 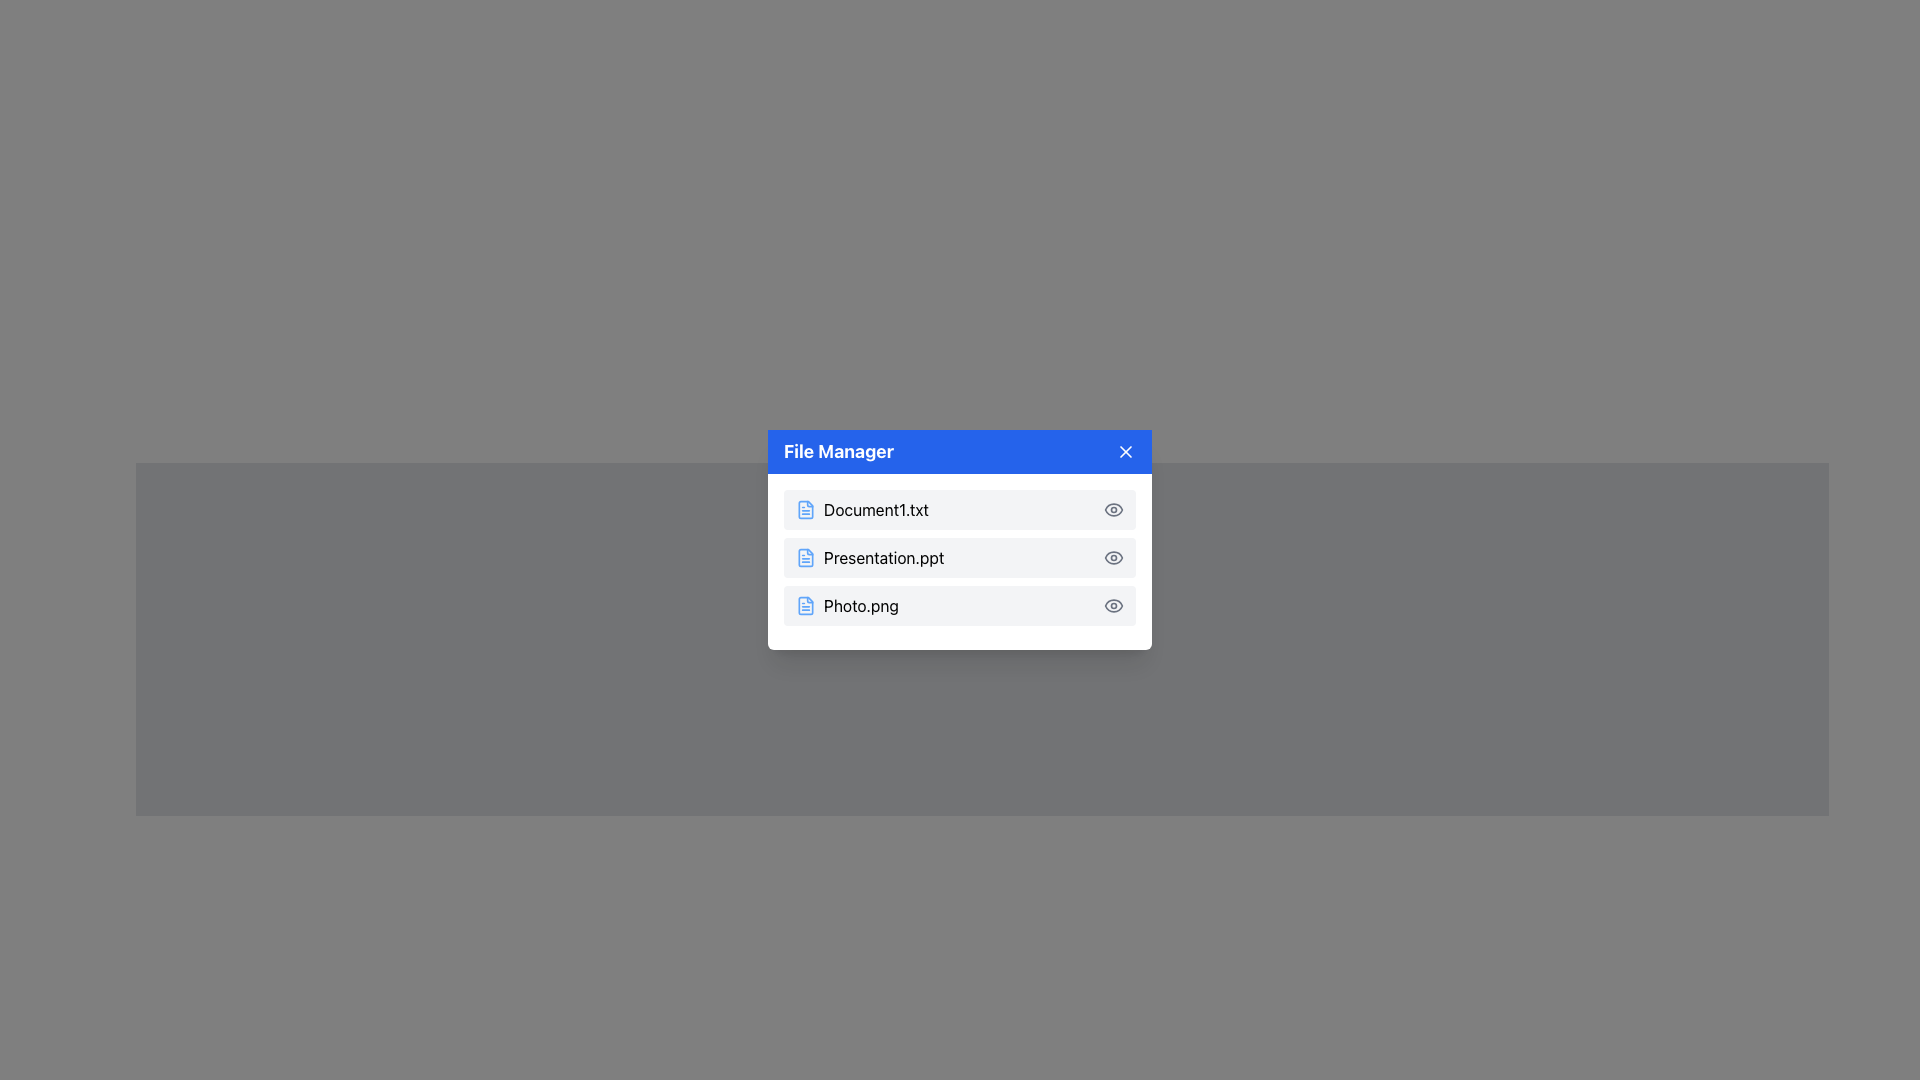 What do you see at coordinates (1126, 451) in the screenshot?
I see `the white 'X' icon button styled in a blue square located at the top-right corner of the 'File Manager' window header` at bounding box center [1126, 451].